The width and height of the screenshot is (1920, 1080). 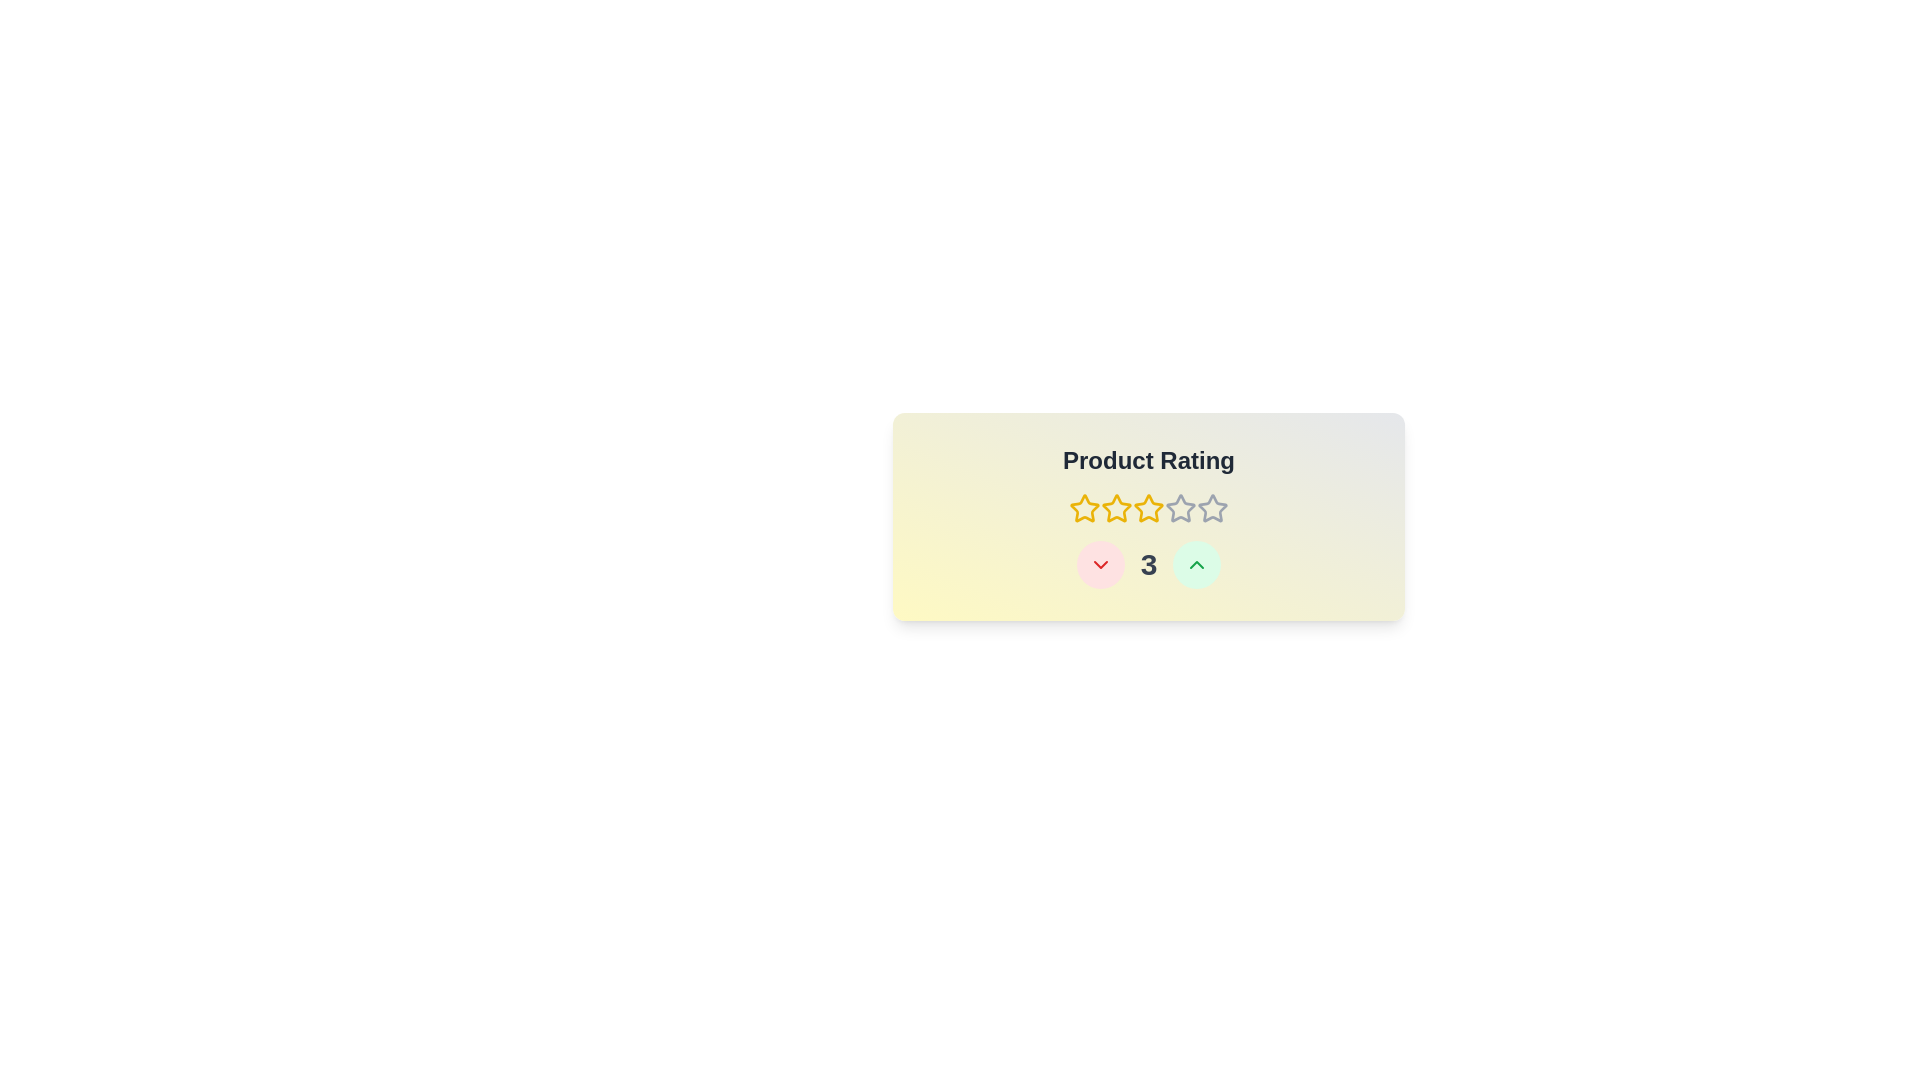 I want to click on the small upward-pointing green chevron icon button, which is part of the rating interface panel located to the right of the number '3', so click(x=1197, y=564).